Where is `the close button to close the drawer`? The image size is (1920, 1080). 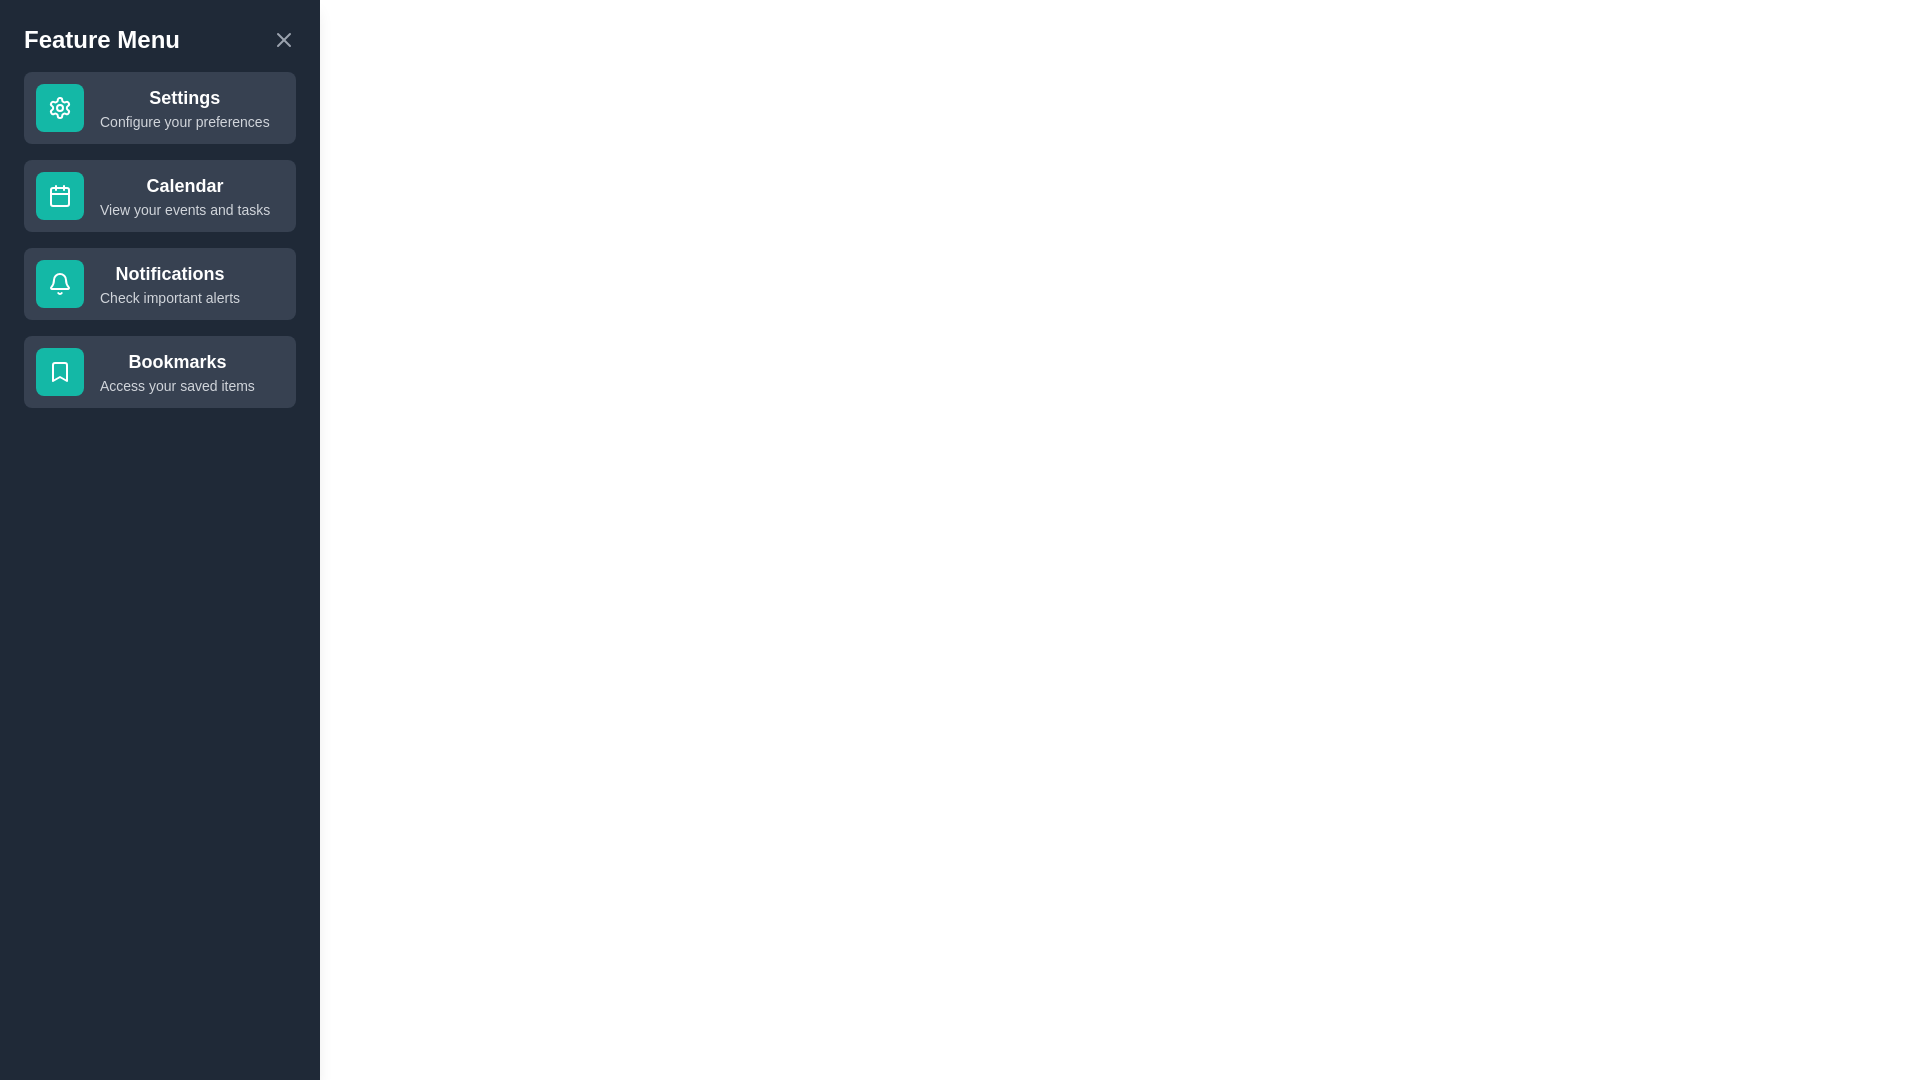
the close button to close the drawer is located at coordinates (282, 39).